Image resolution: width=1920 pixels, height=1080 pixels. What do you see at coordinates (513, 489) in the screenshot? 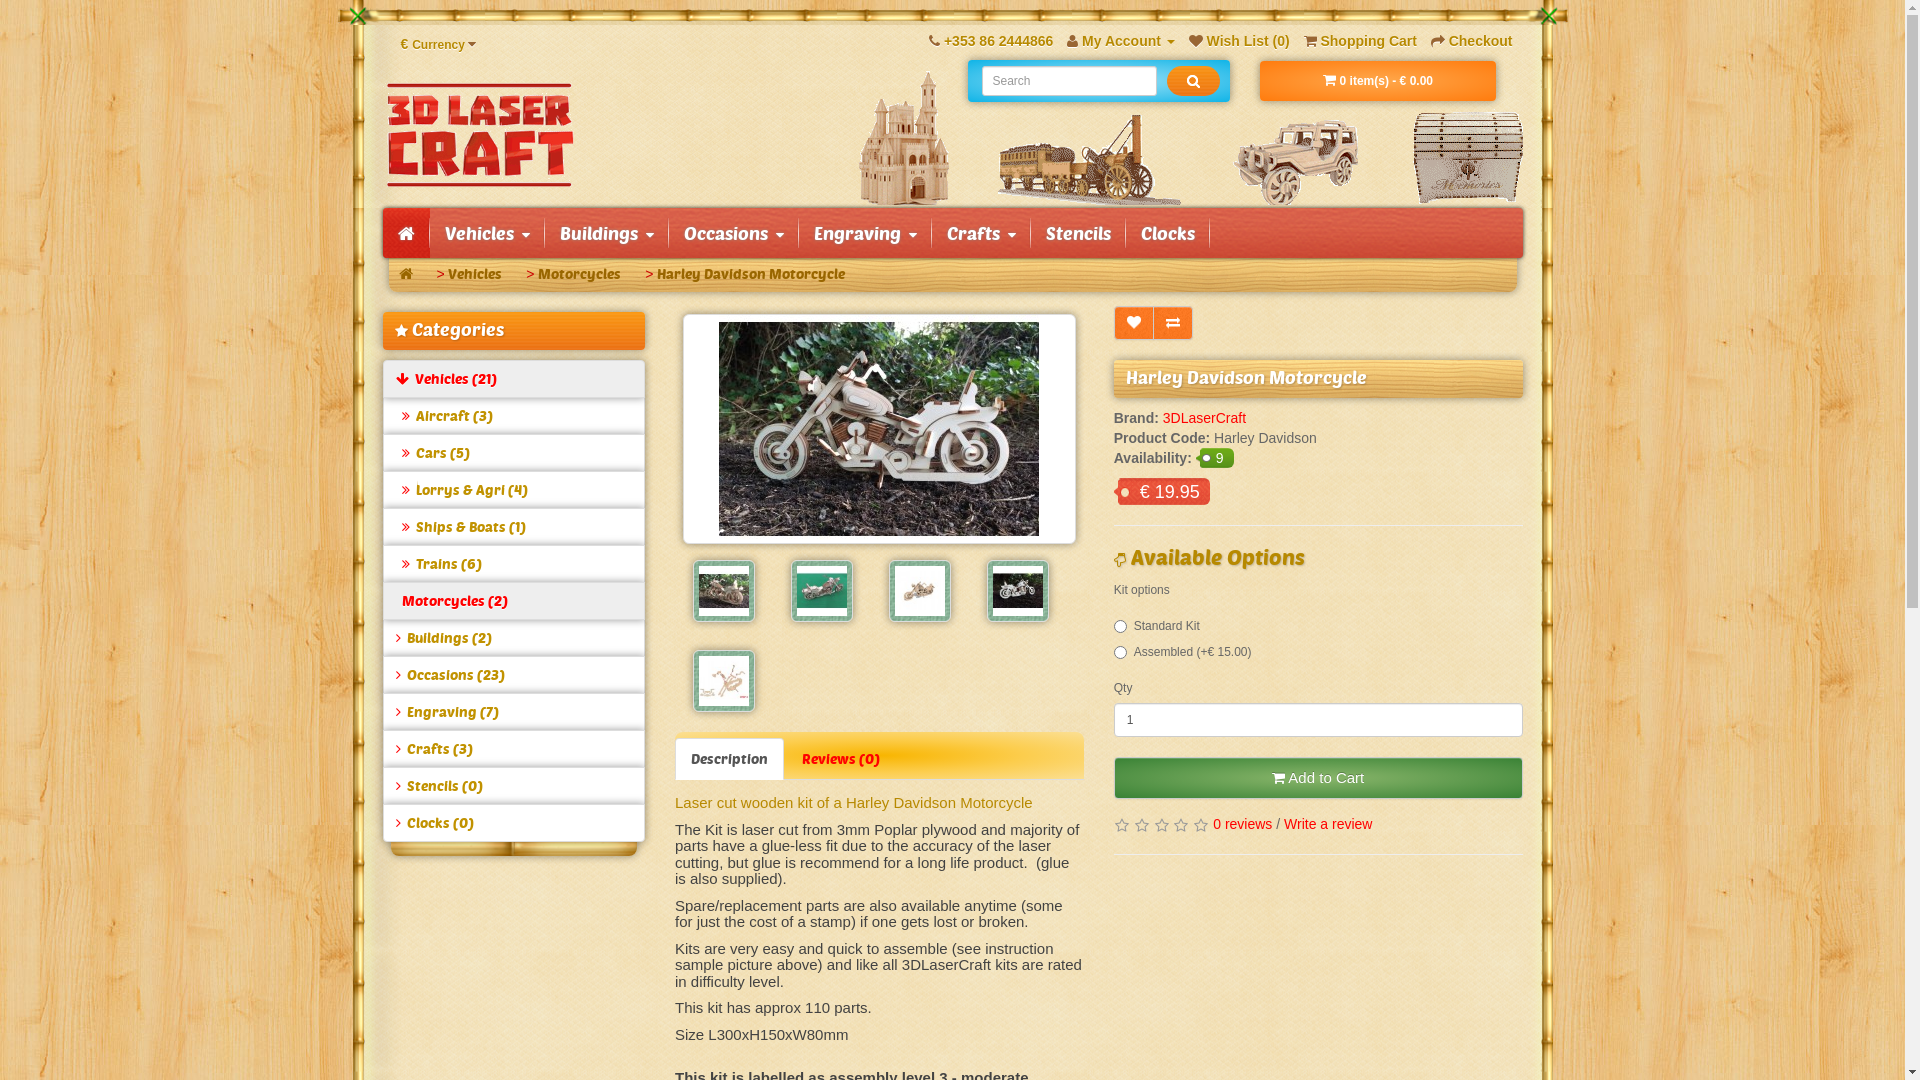
I see `'    Lorrys & Agri (4)'` at bounding box center [513, 489].